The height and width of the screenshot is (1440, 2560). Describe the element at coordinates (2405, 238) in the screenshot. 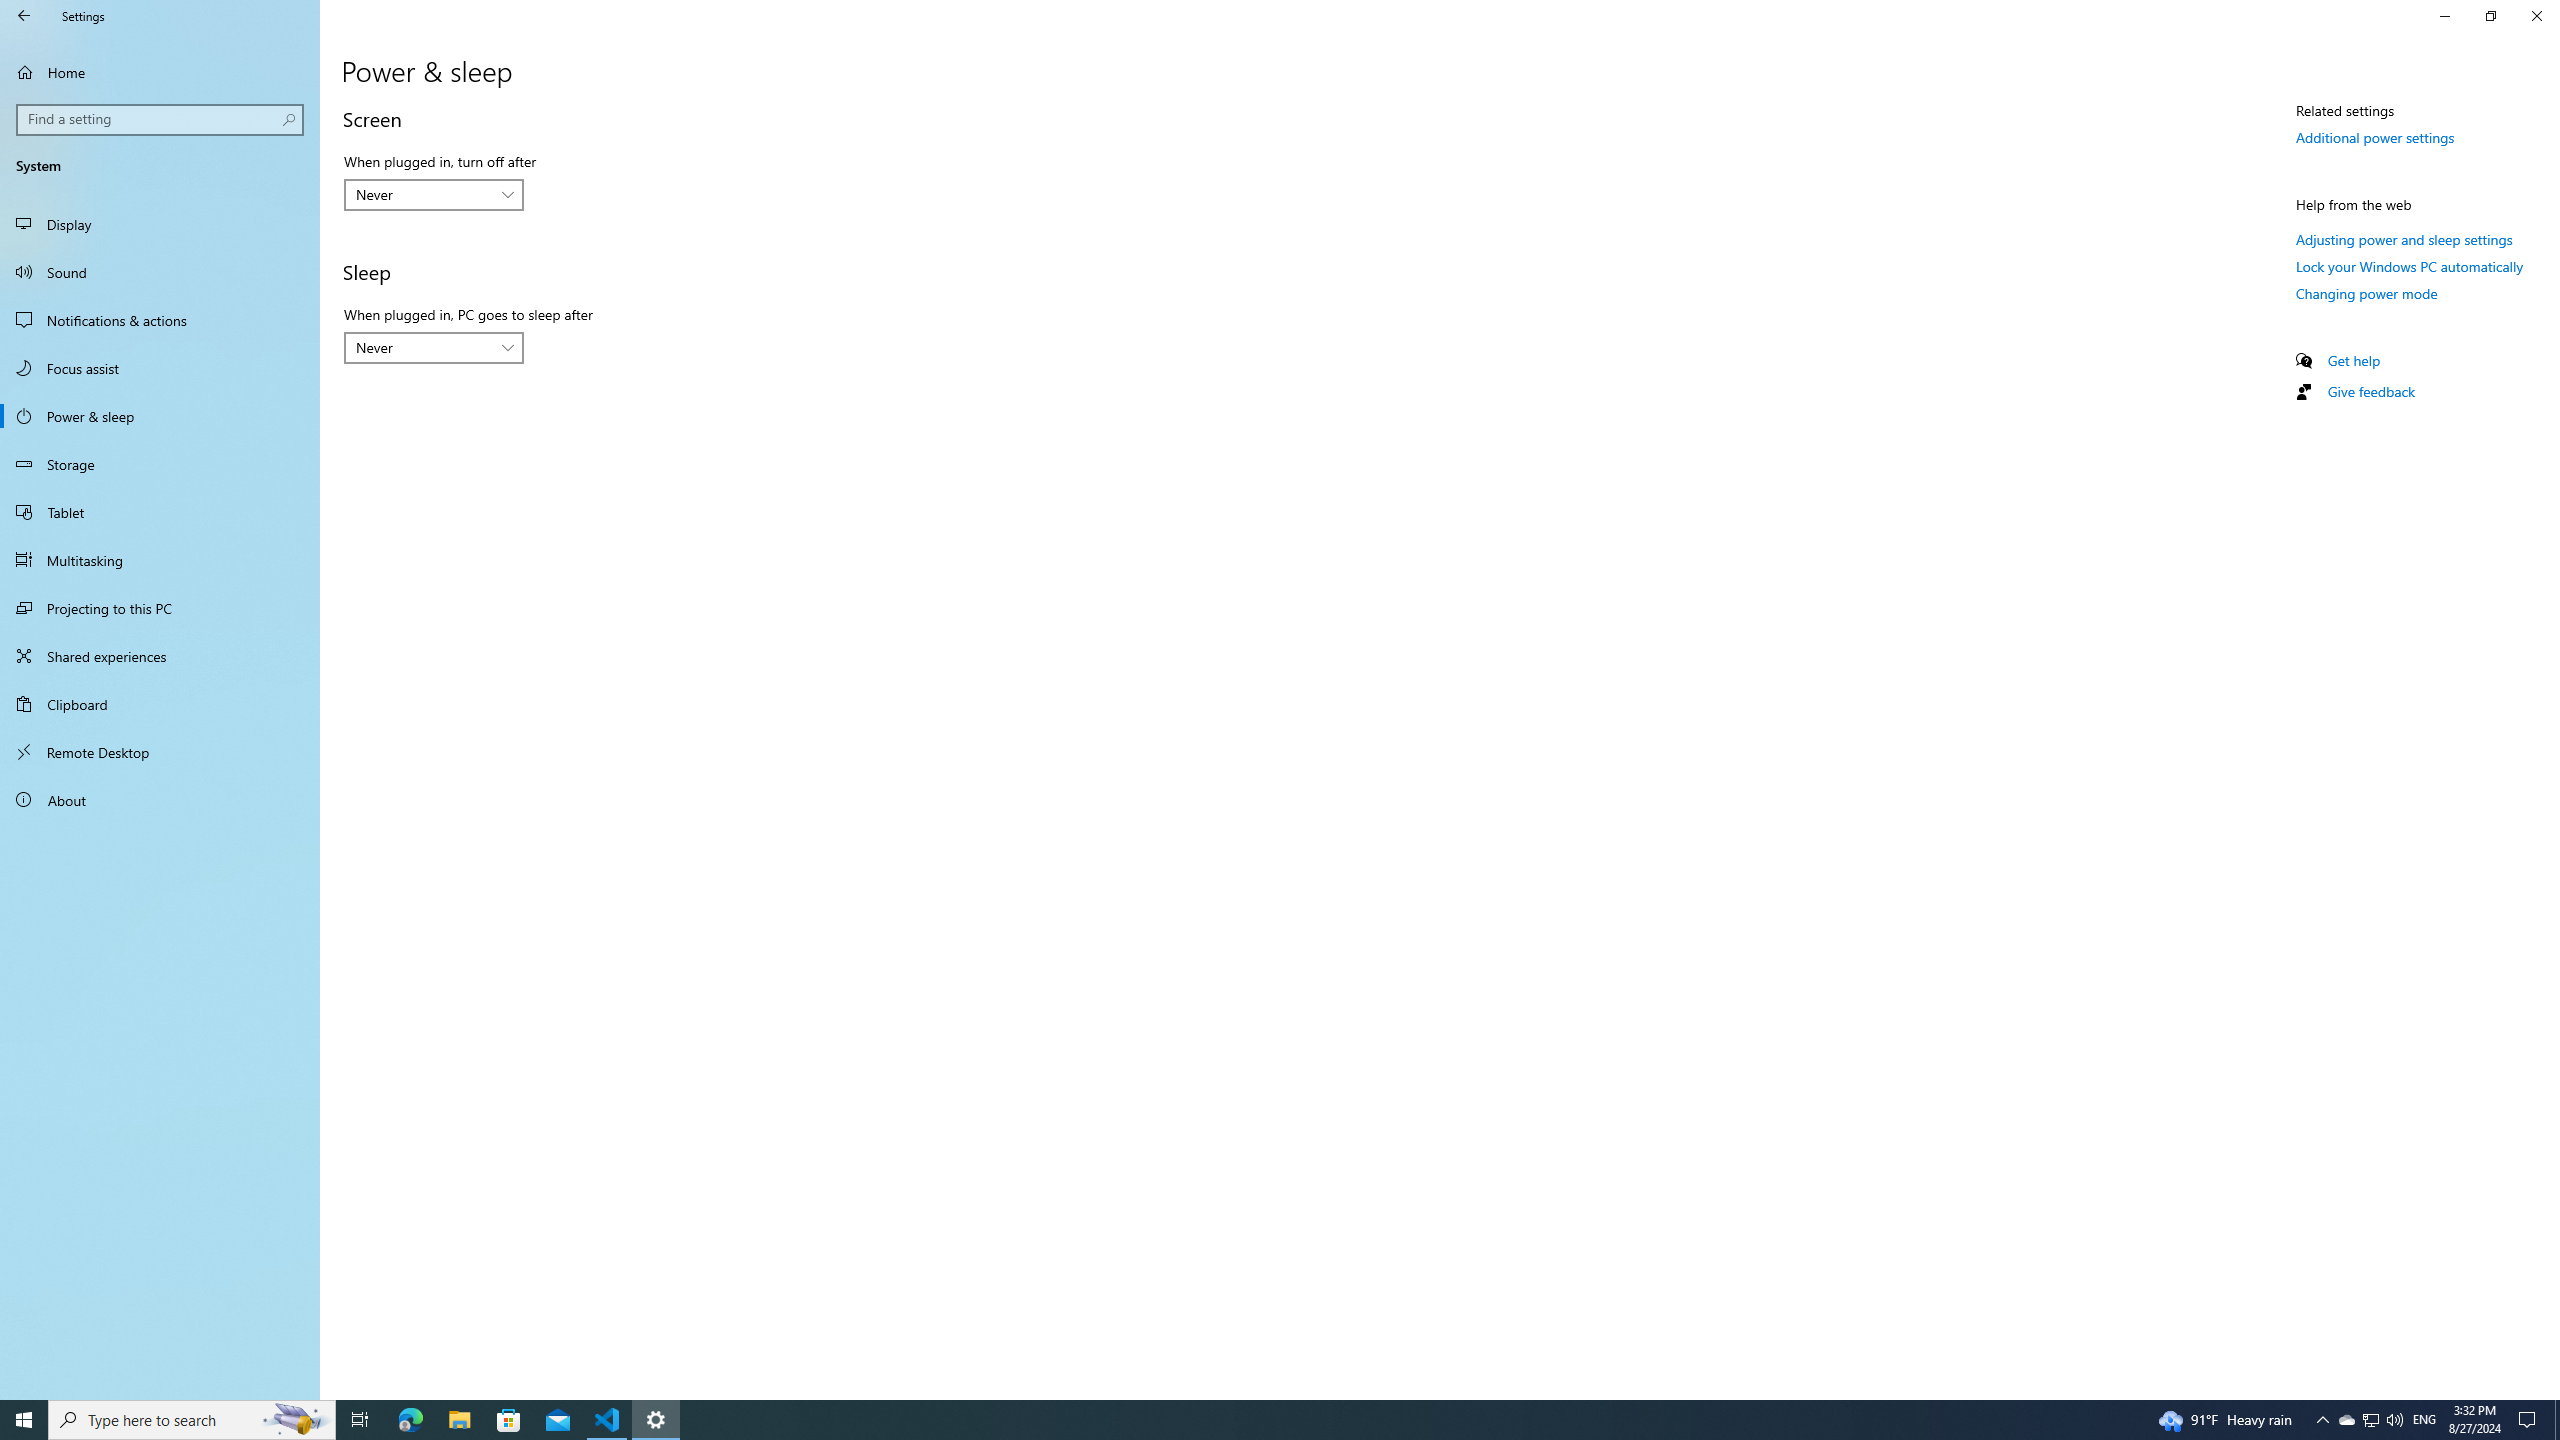

I see `'Adjusting power and sleep settings'` at that location.